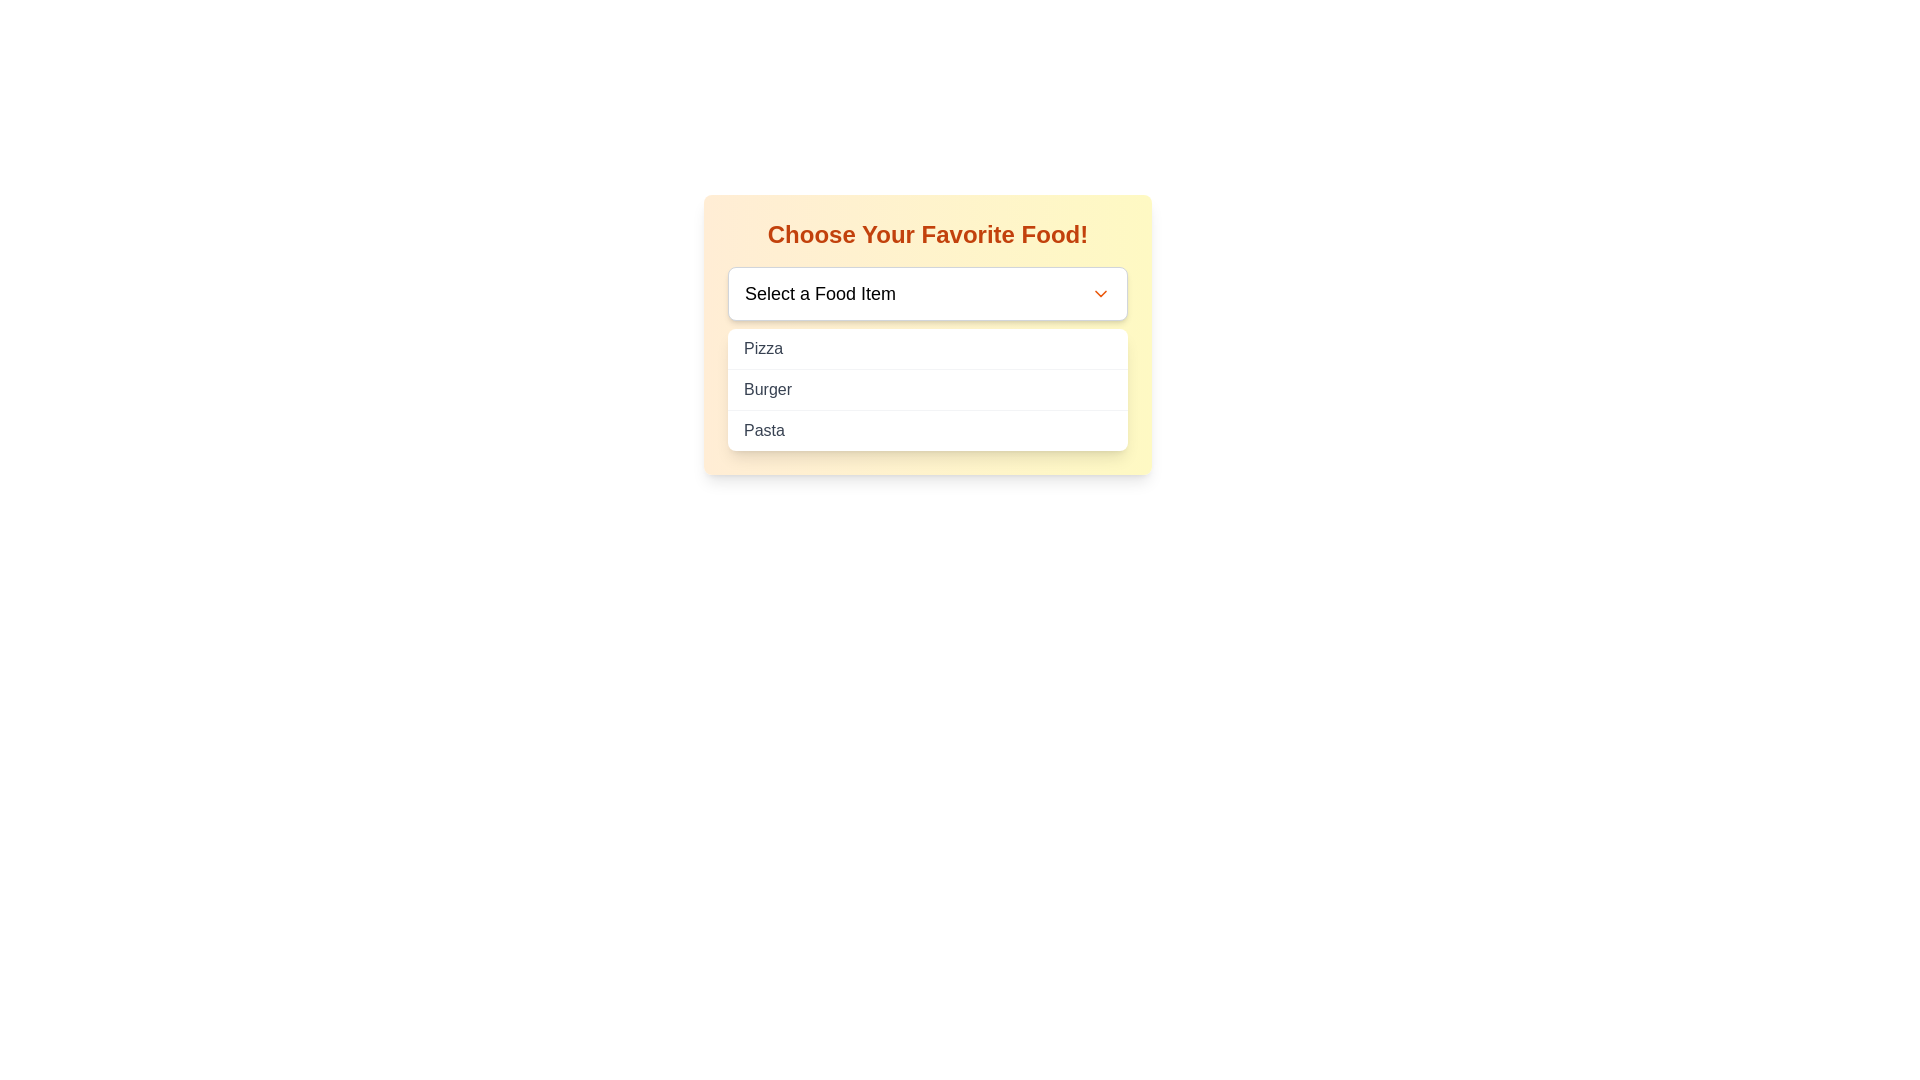  Describe the element at coordinates (1099, 293) in the screenshot. I see `the orange chevron-down dropdown toggle icon located to the far right of the 'Select a Food Item' input box` at that location.